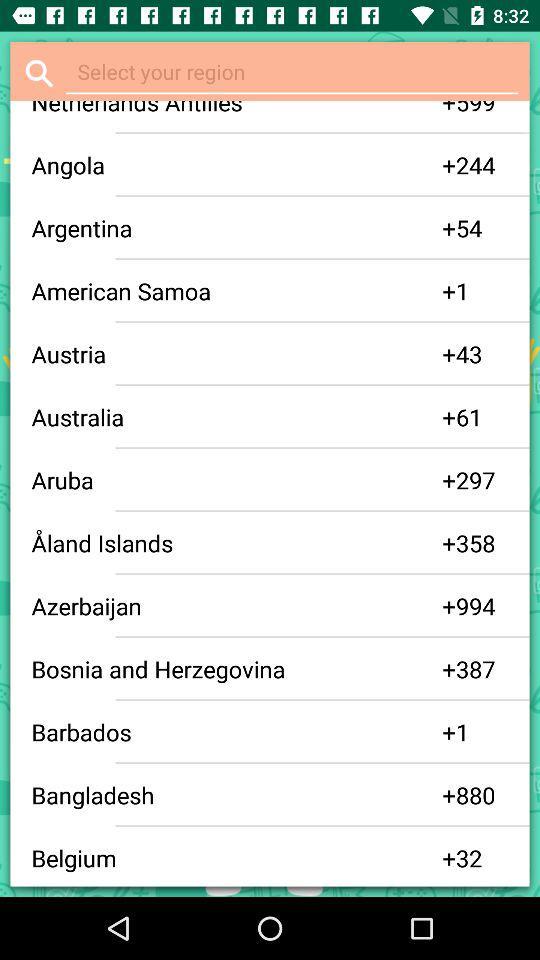 The image size is (540, 960). I want to click on app to the left of 244, so click(449, 164).